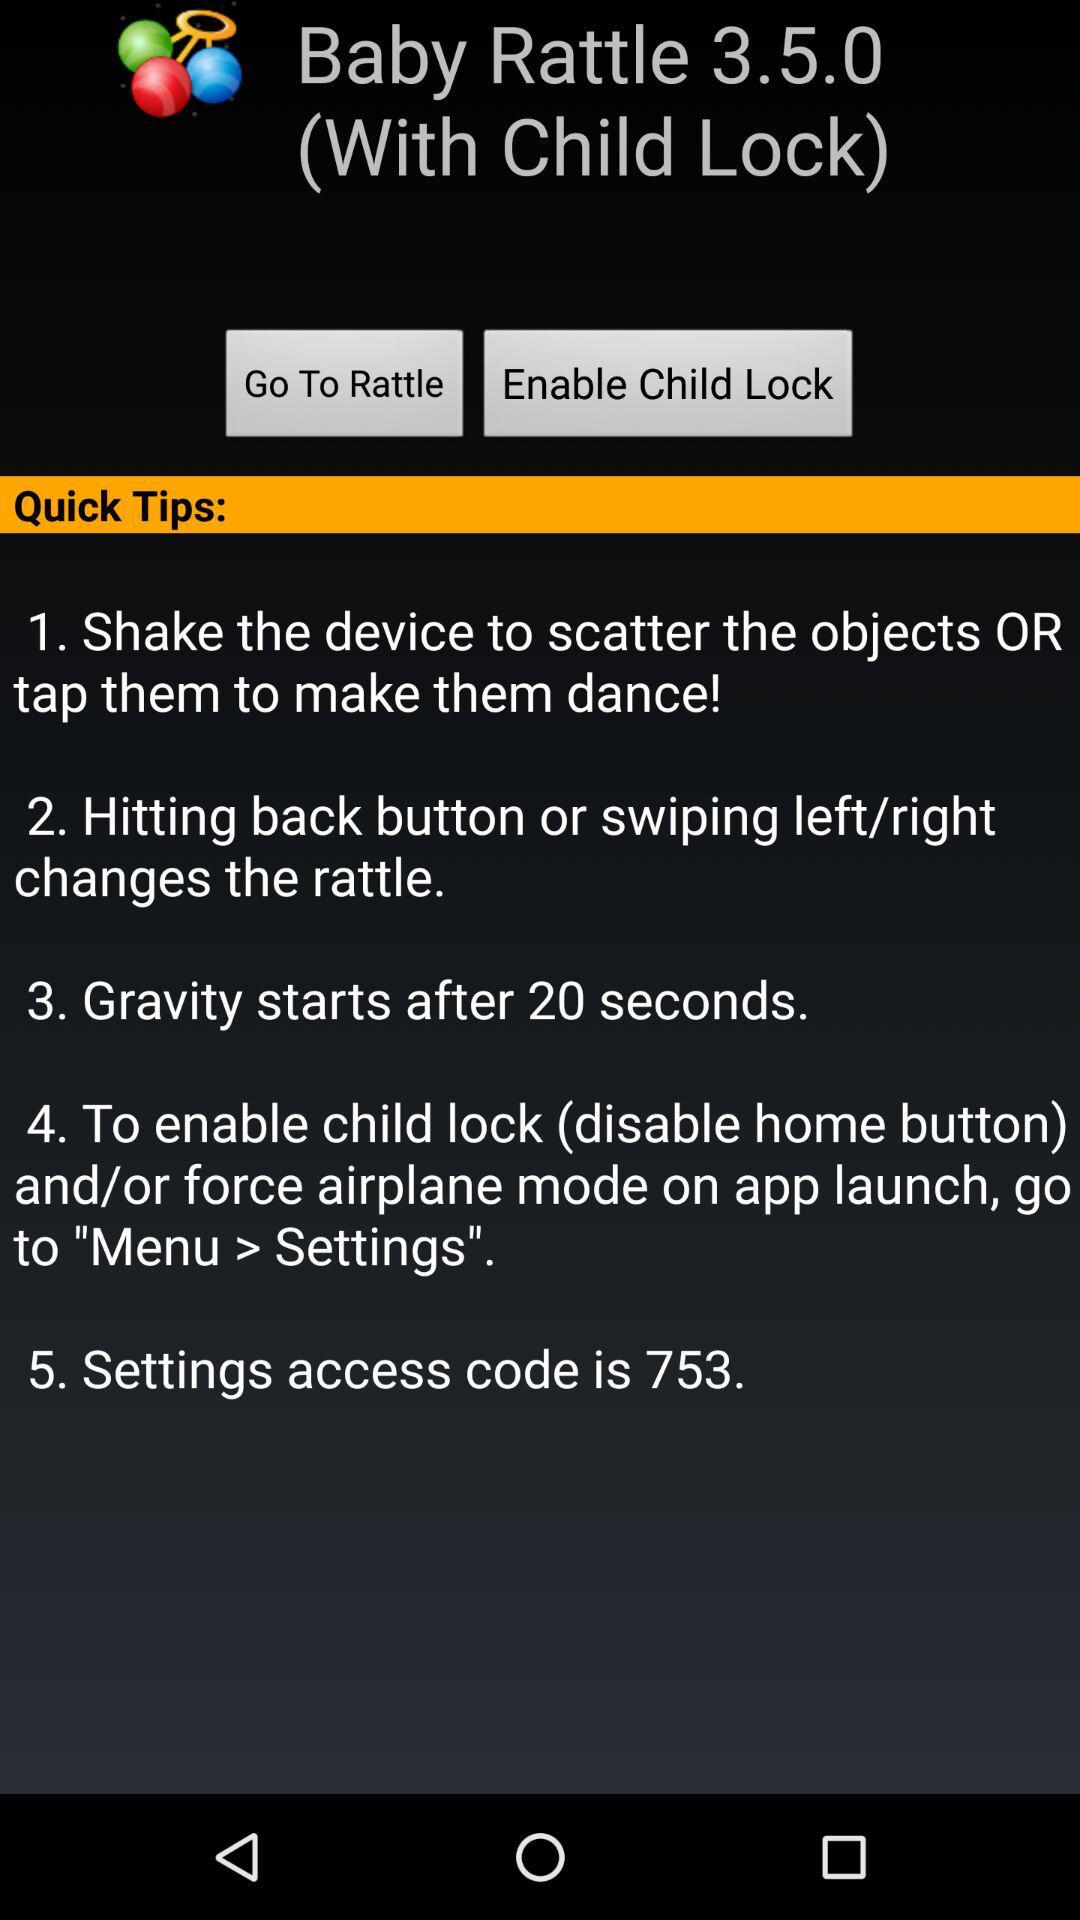 The width and height of the screenshot is (1080, 1920). What do you see at coordinates (343, 389) in the screenshot?
I see `the item above quick tips: app` at bounding box center [343, 389].